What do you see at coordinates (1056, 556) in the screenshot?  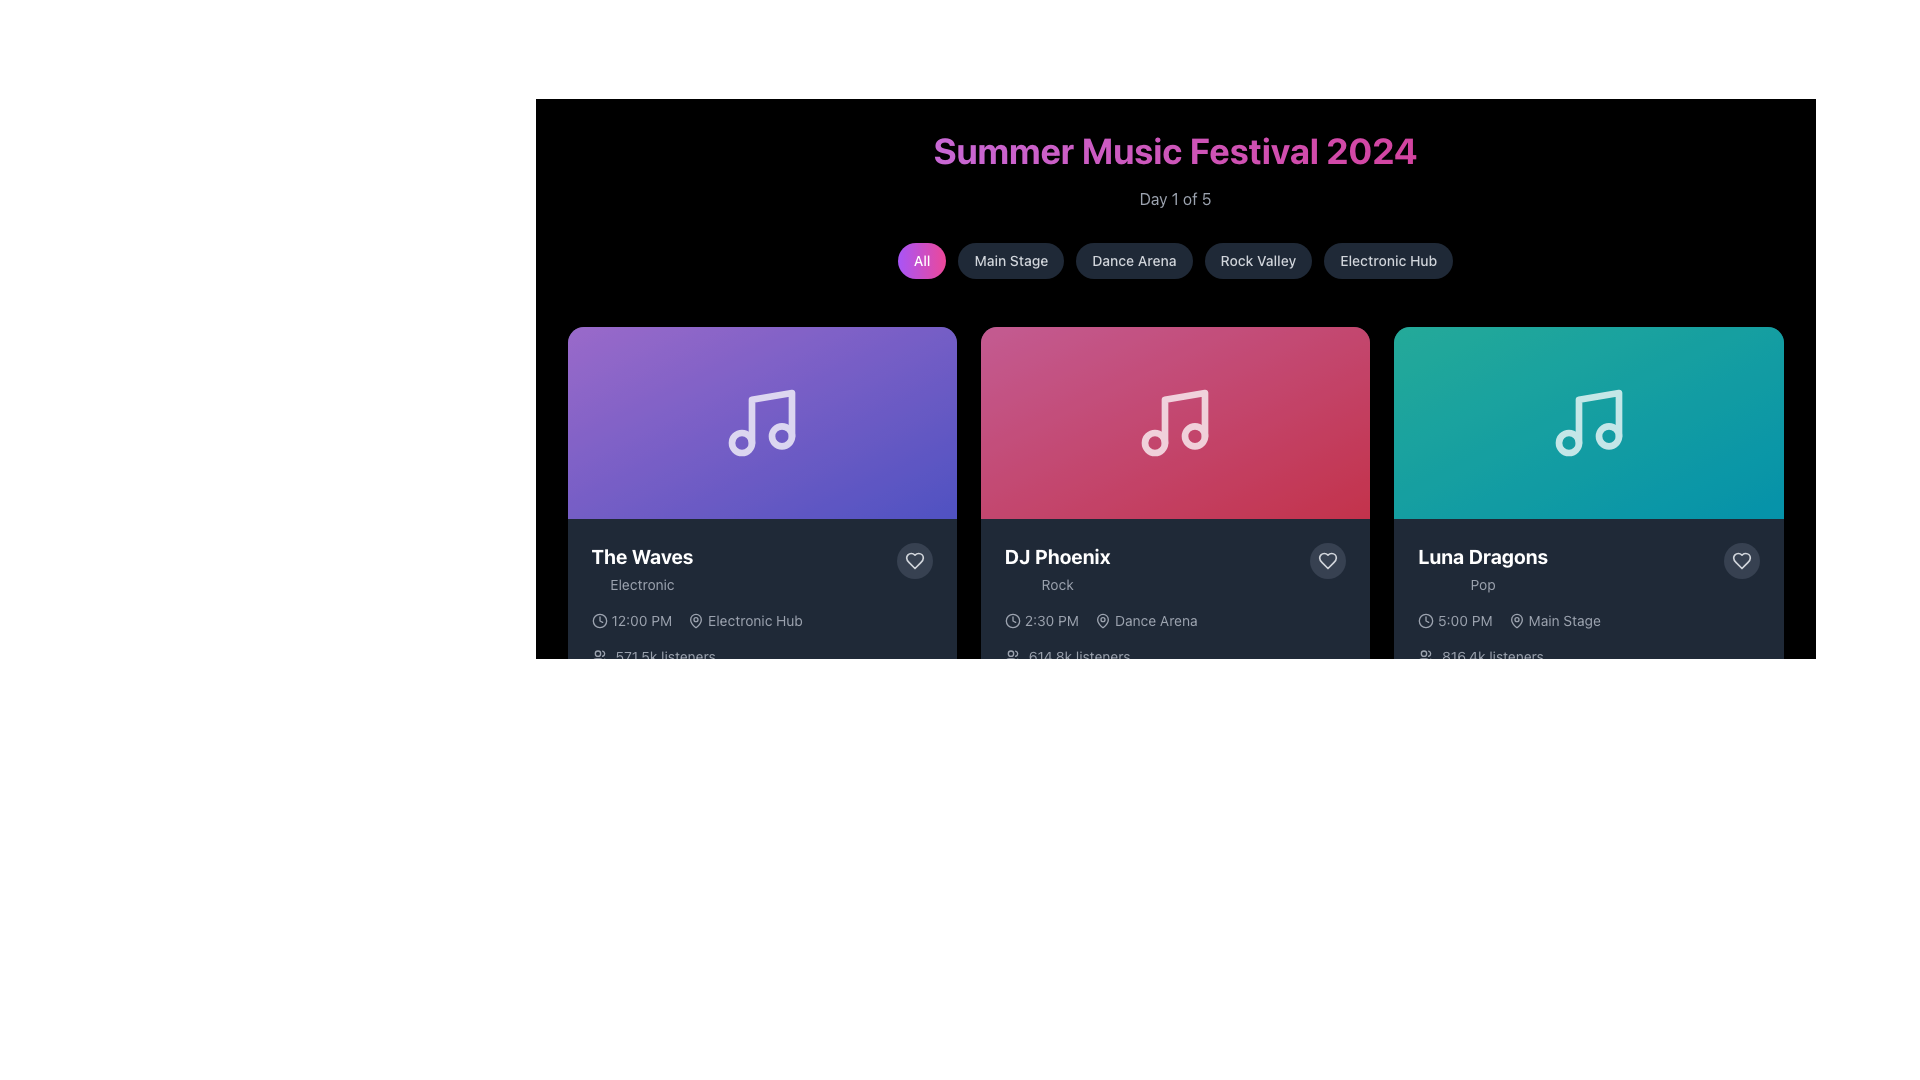 I see `bold, large-font text label 'DJ Phoenix' styled in white against a dark background, located above the smaller text label 'Rock' in the central red section of the layout` at bounding box center [1056, 556].